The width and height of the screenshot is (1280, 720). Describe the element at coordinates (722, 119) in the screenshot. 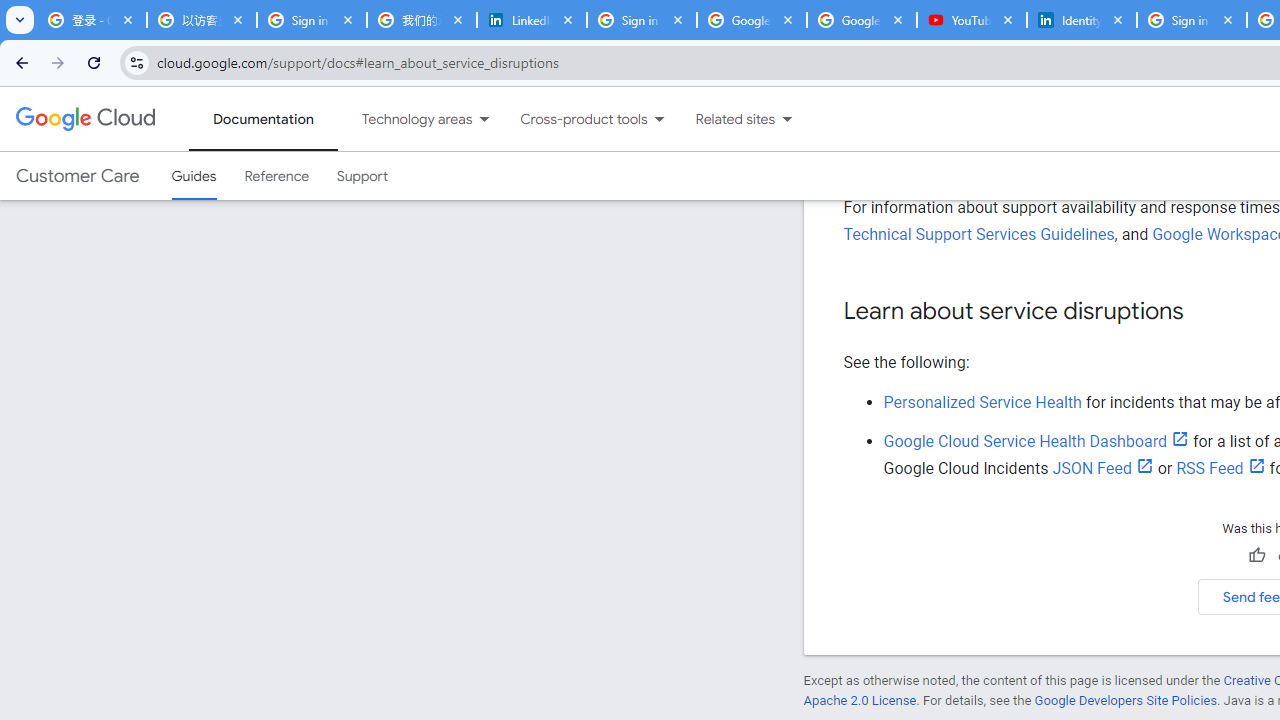

I see `'Related sites'` at that location.